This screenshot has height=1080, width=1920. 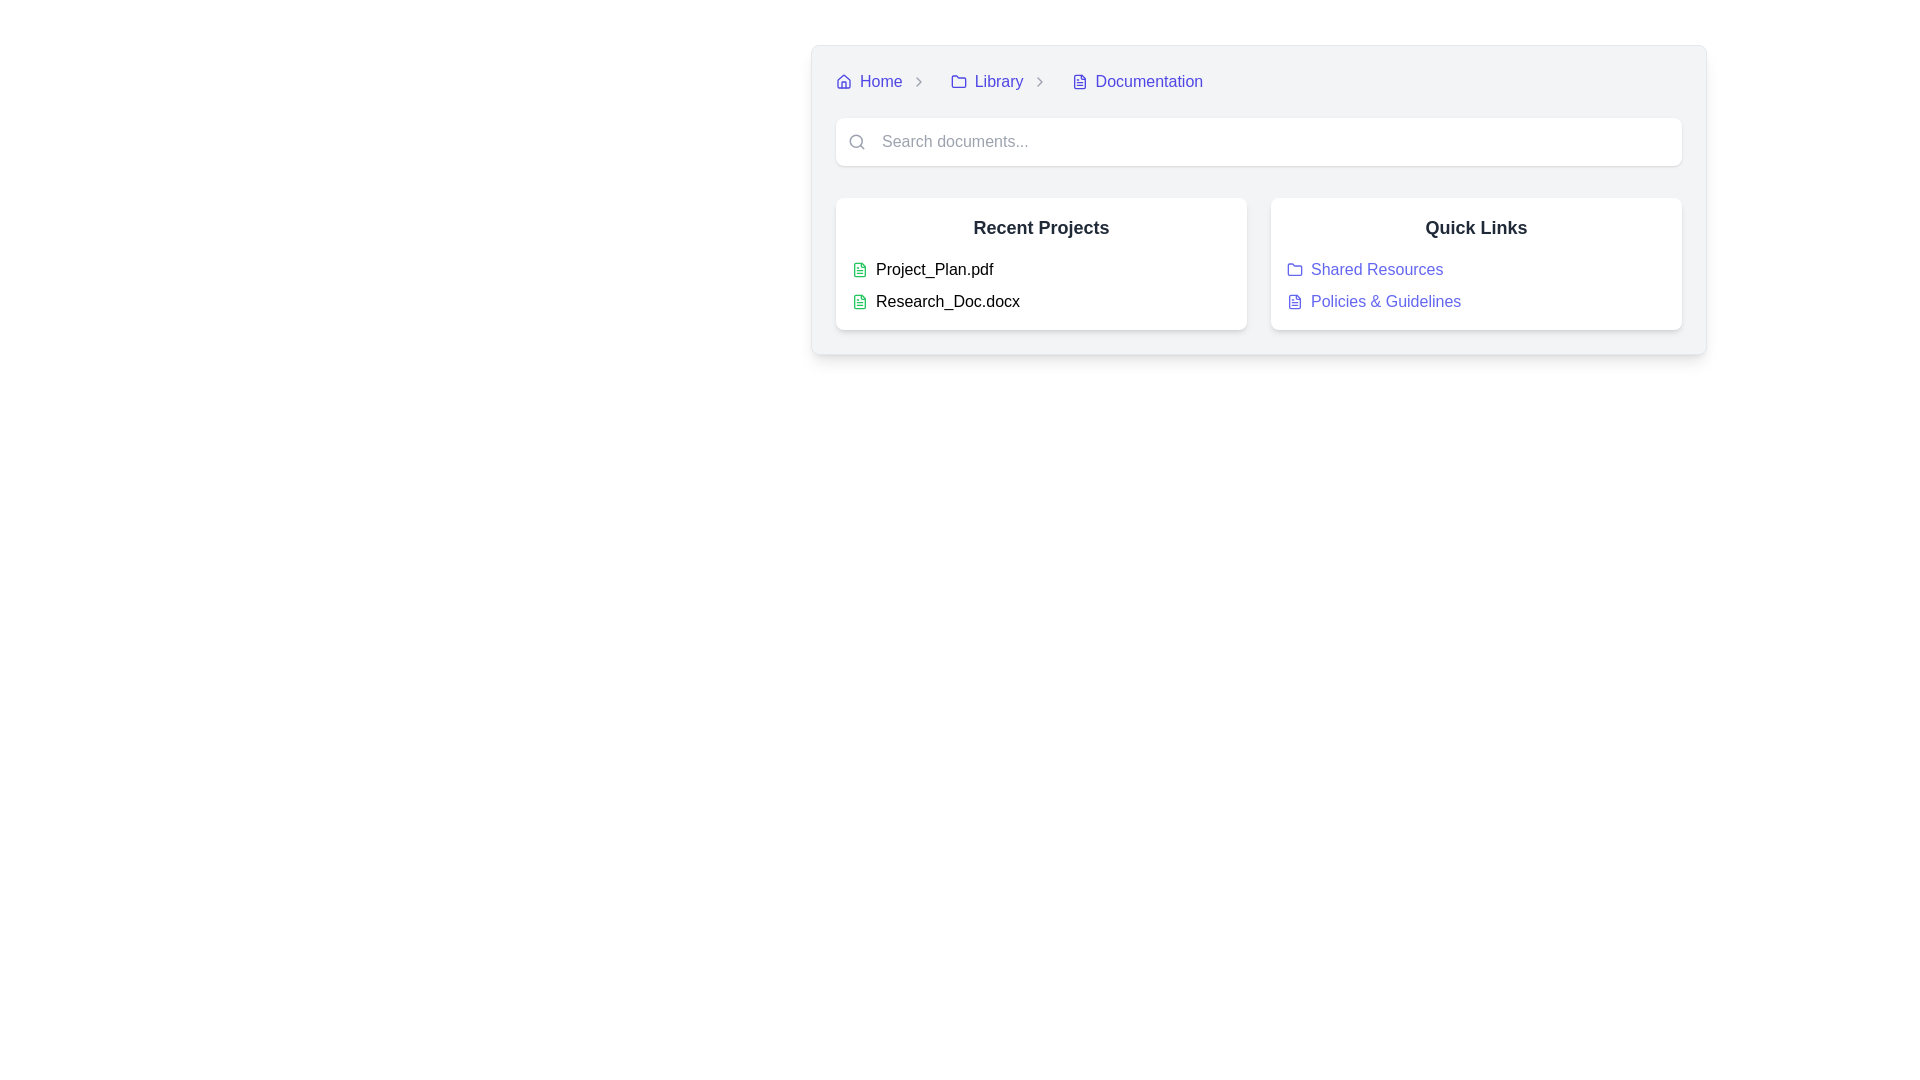 What do you see at coordinates (869, 80) in the screenshot?
I see `the navigation link that serves as the first item in the breadcrumb navigation bar` at bounding box center [869, 80].